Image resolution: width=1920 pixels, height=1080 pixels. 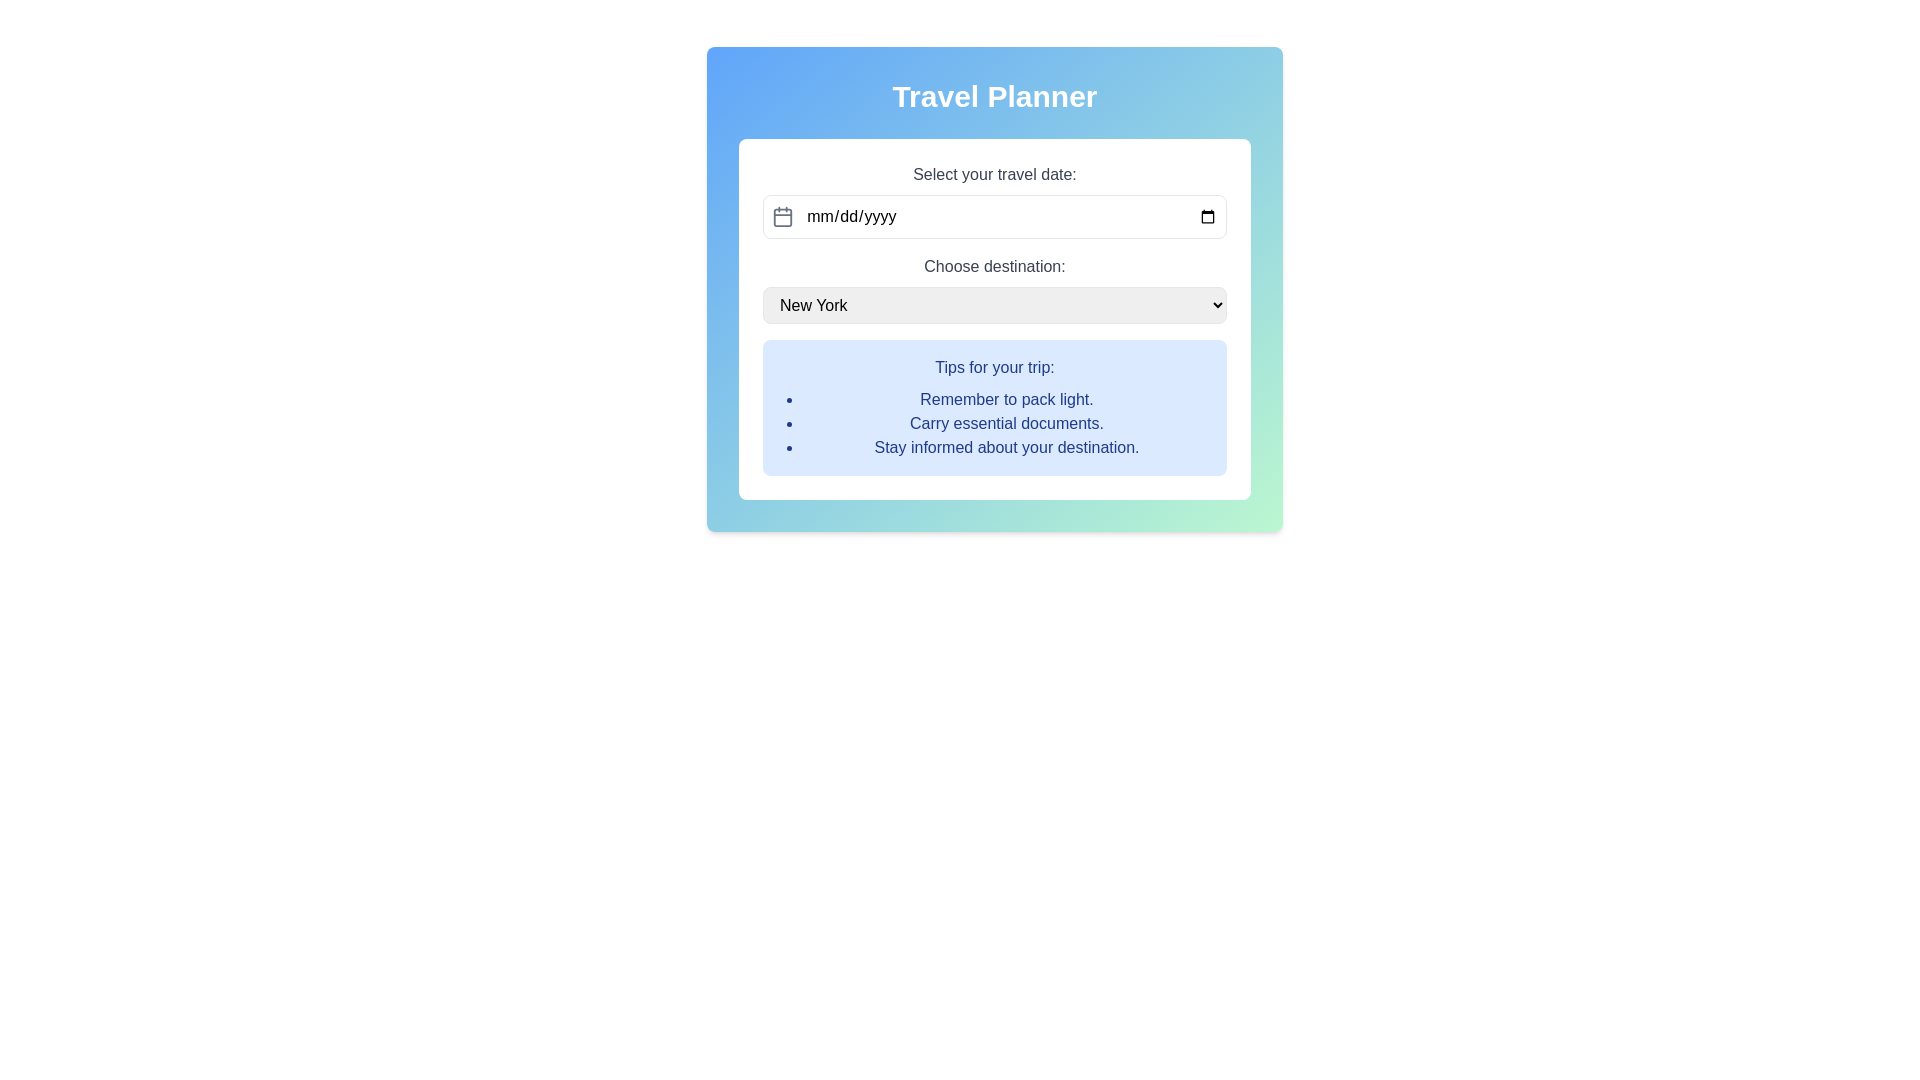 What do you see at coordinates (994, 289) in the screenshot?
I see `the Dropdown menu located below the 'Select your travel date:' input field and above the 'Tips for your trip:' section by clicking on it` at bounding box center [994, 289].